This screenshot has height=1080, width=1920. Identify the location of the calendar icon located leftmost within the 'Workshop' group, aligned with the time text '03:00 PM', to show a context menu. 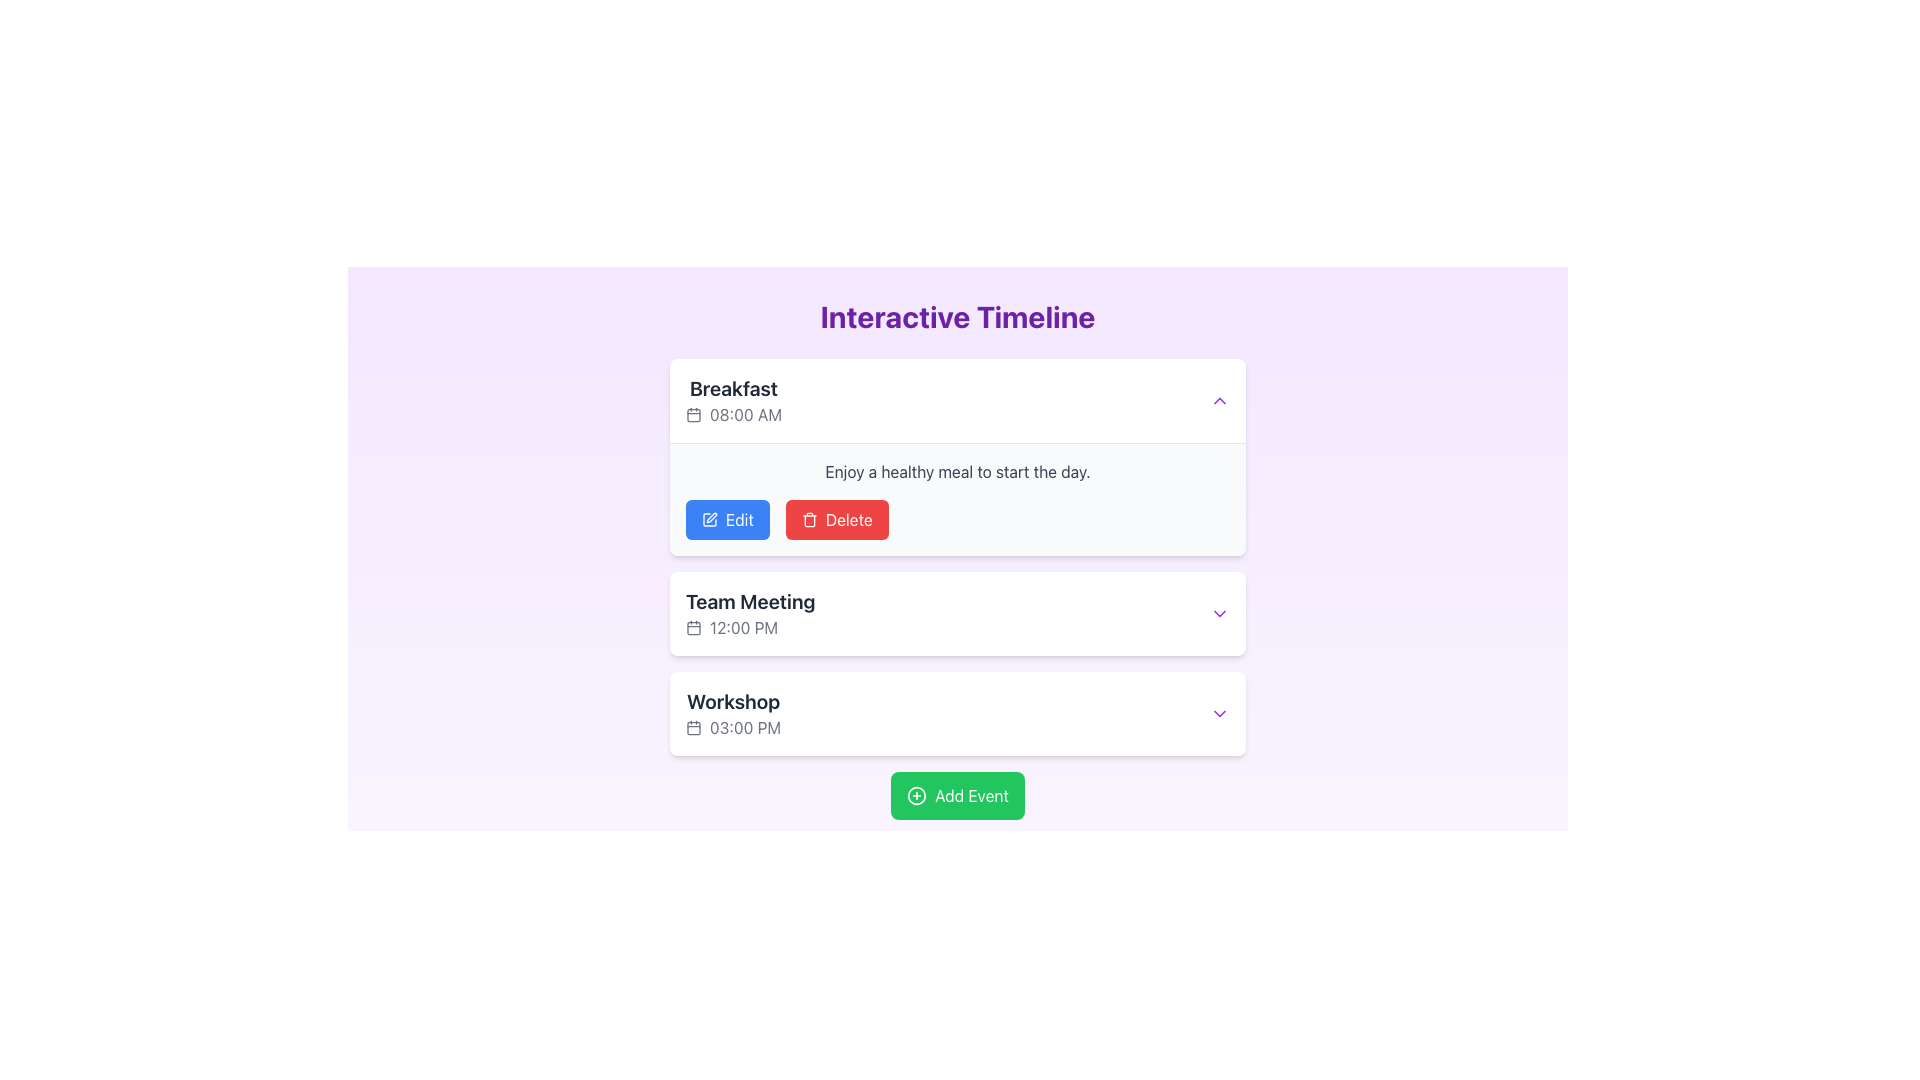
(694, 728).